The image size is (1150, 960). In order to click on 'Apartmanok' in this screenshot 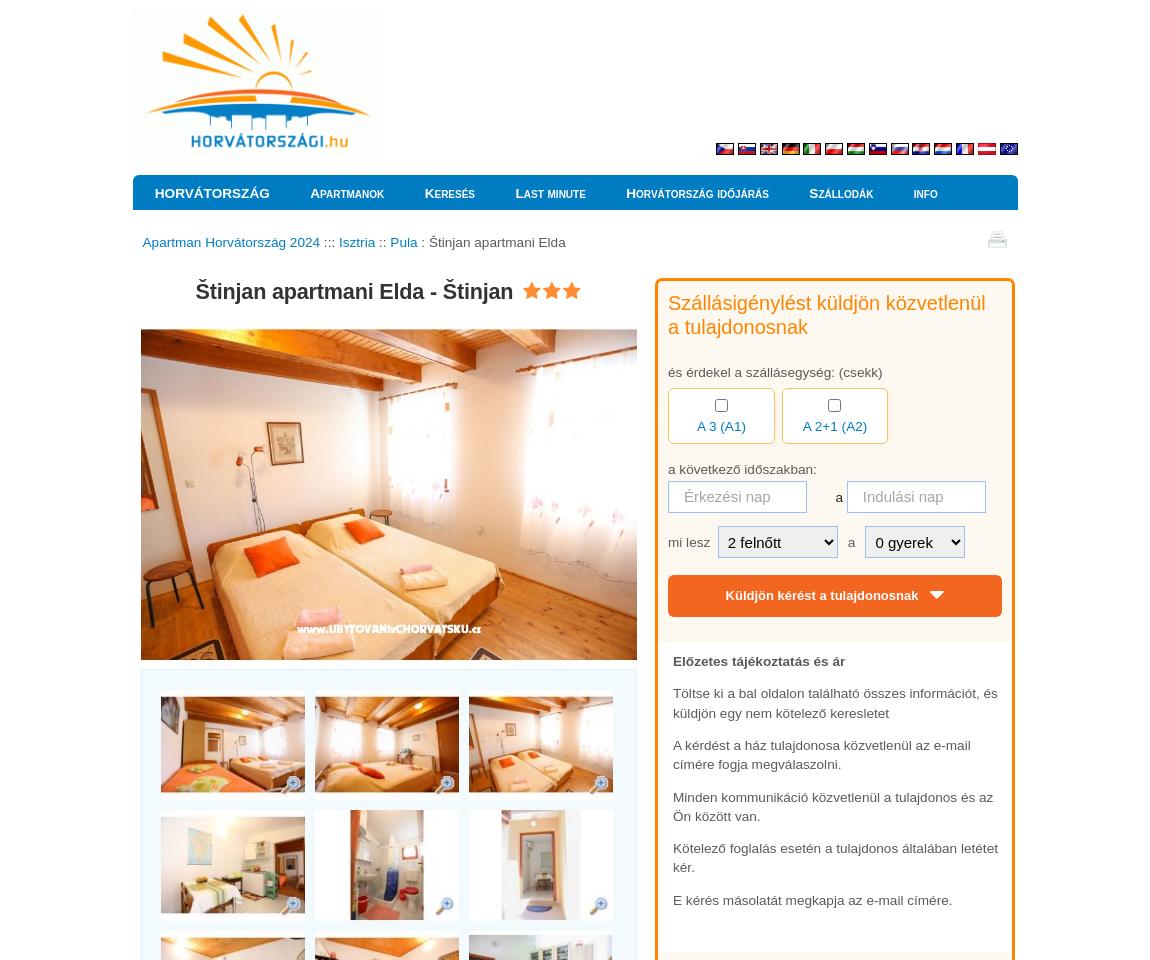, I will do `click(346, 193)`.